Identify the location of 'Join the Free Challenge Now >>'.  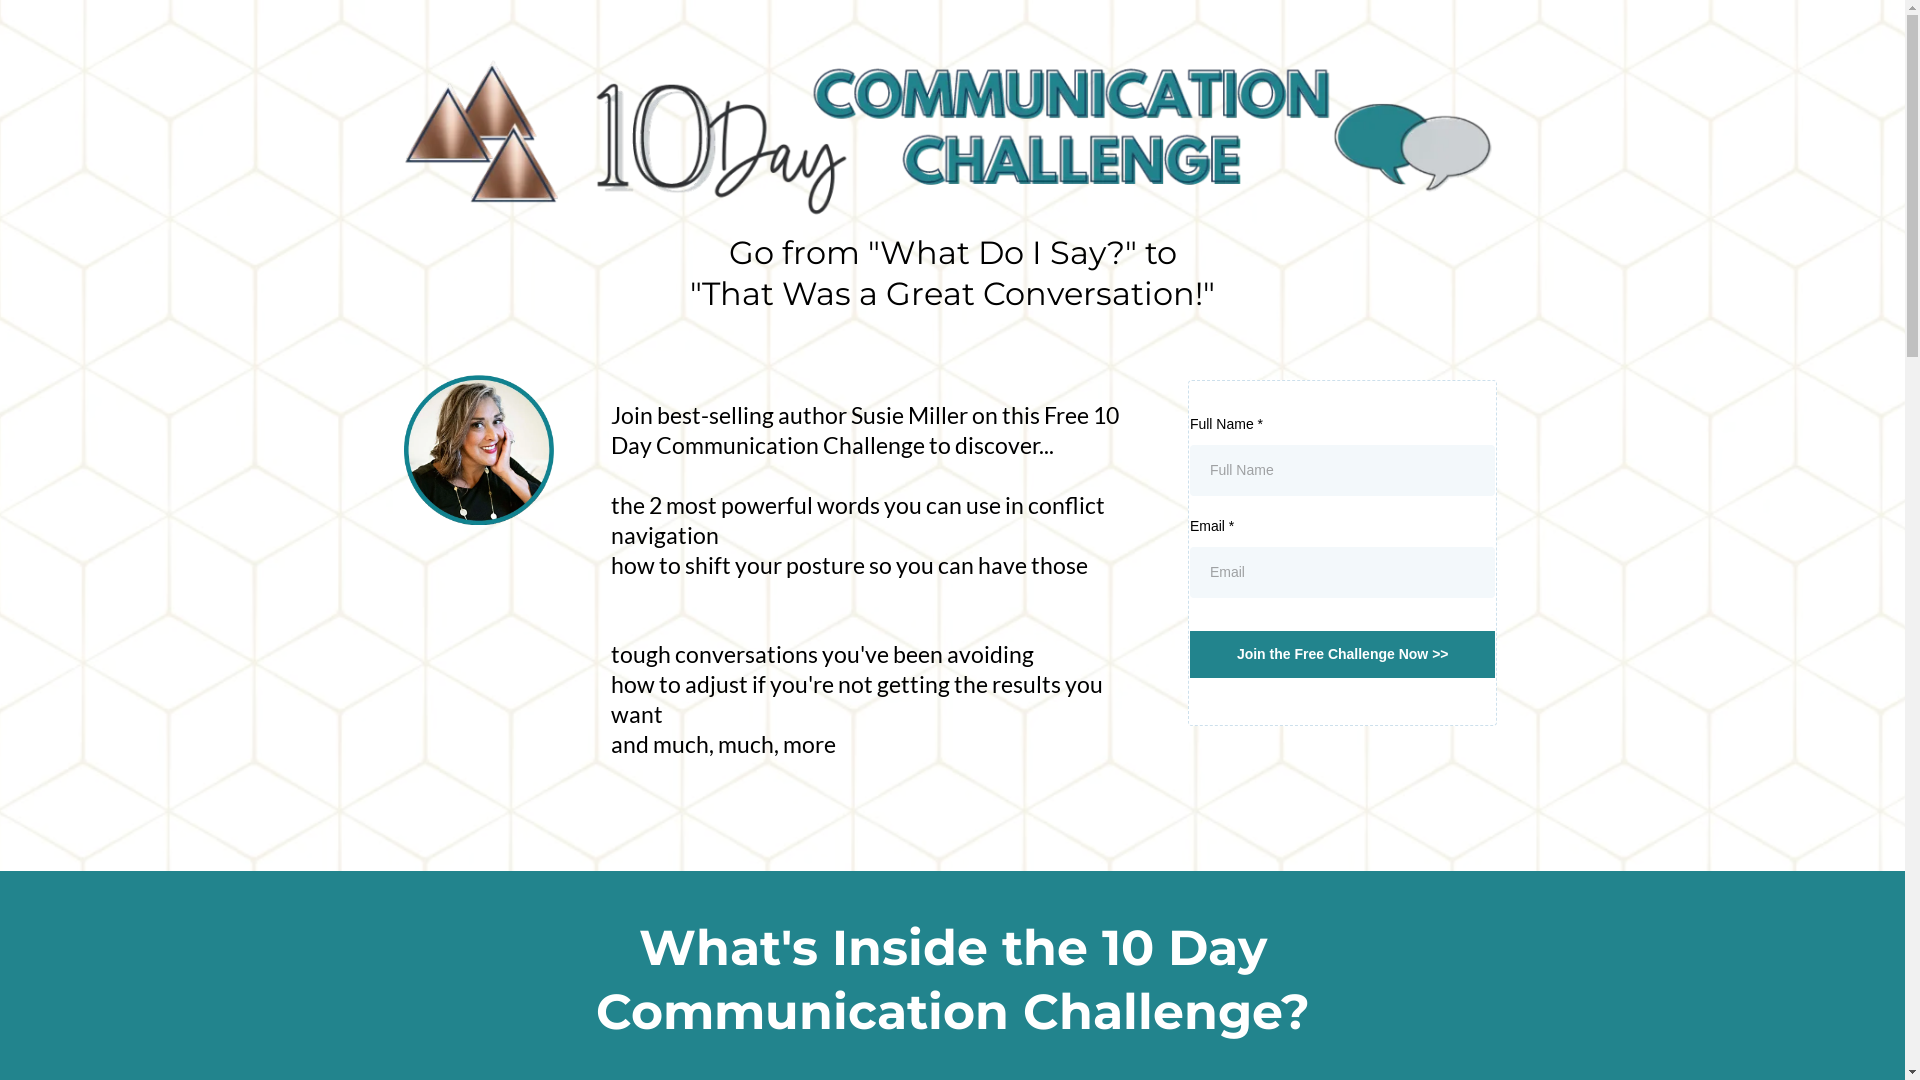
(1343, 654).